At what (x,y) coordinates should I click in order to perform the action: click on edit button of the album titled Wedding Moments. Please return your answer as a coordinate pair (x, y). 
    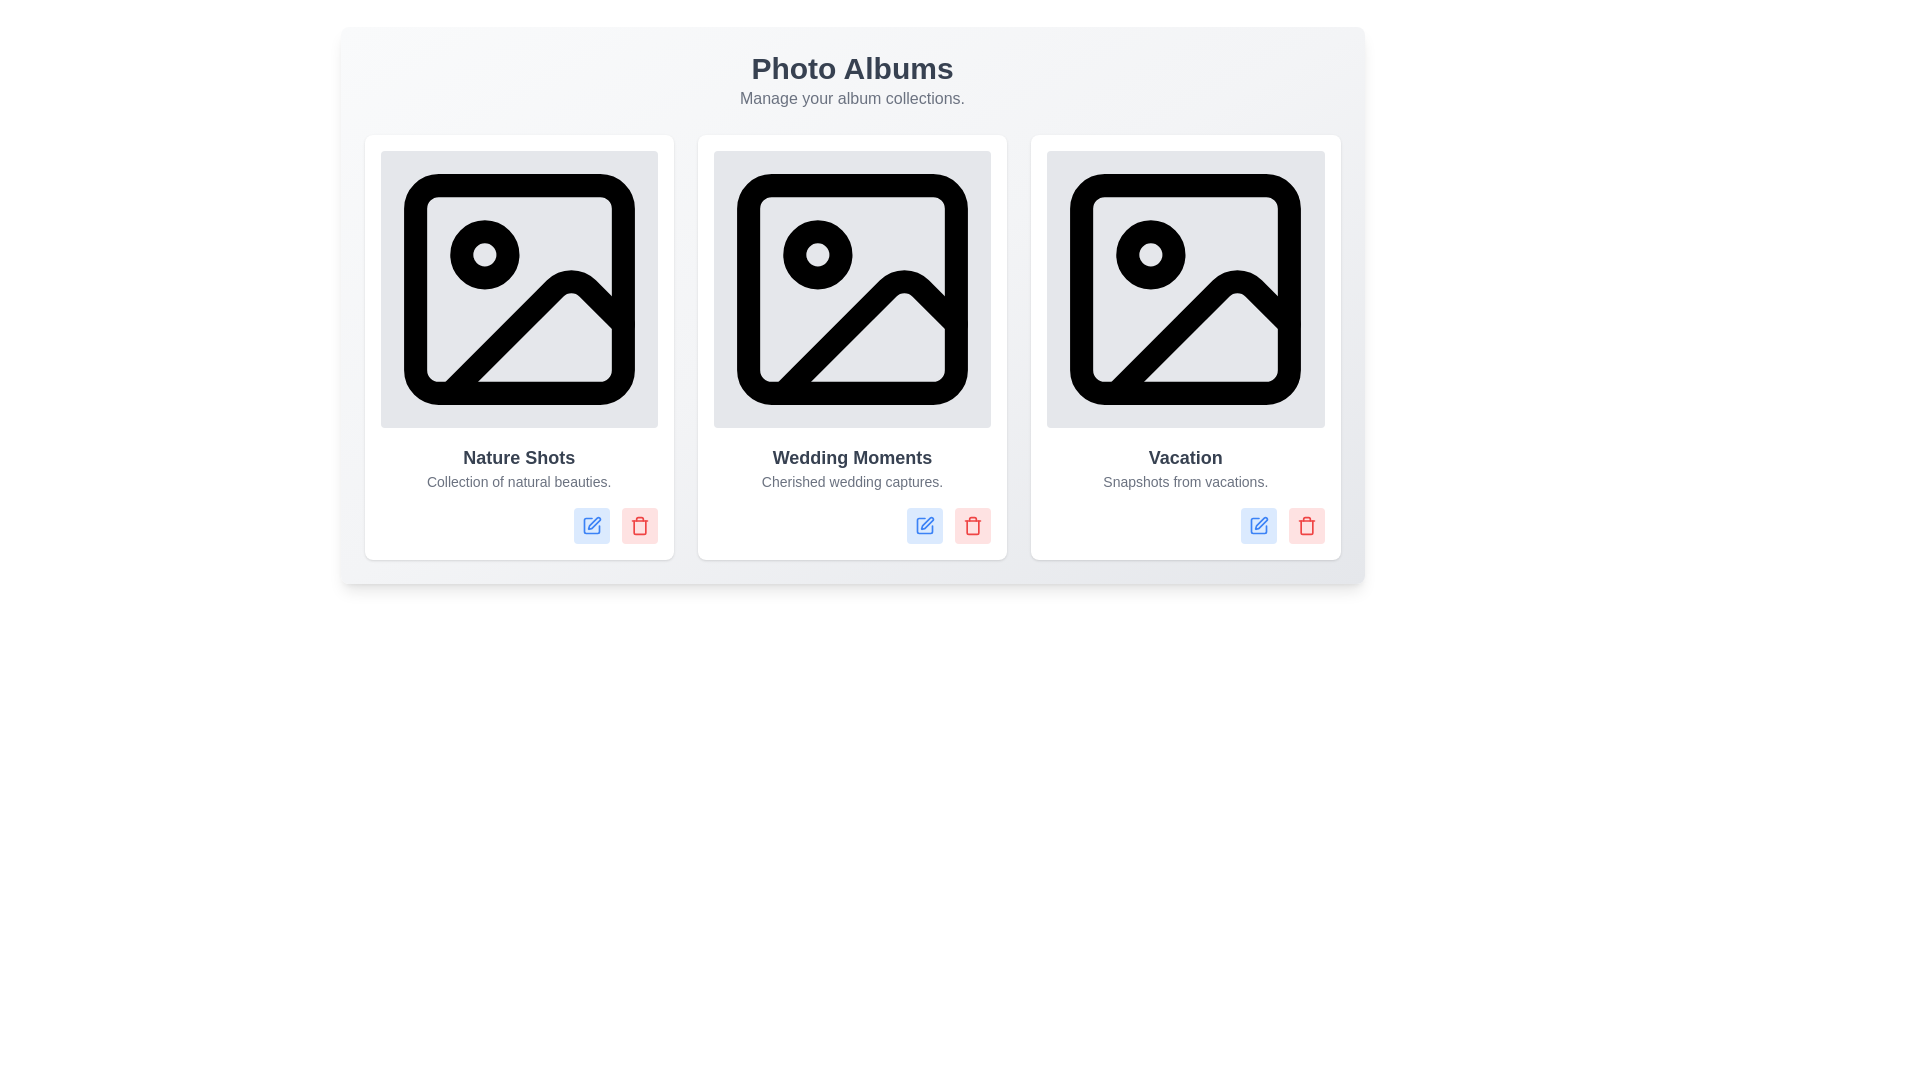
    Looking at the image, I should click on (924, 525).